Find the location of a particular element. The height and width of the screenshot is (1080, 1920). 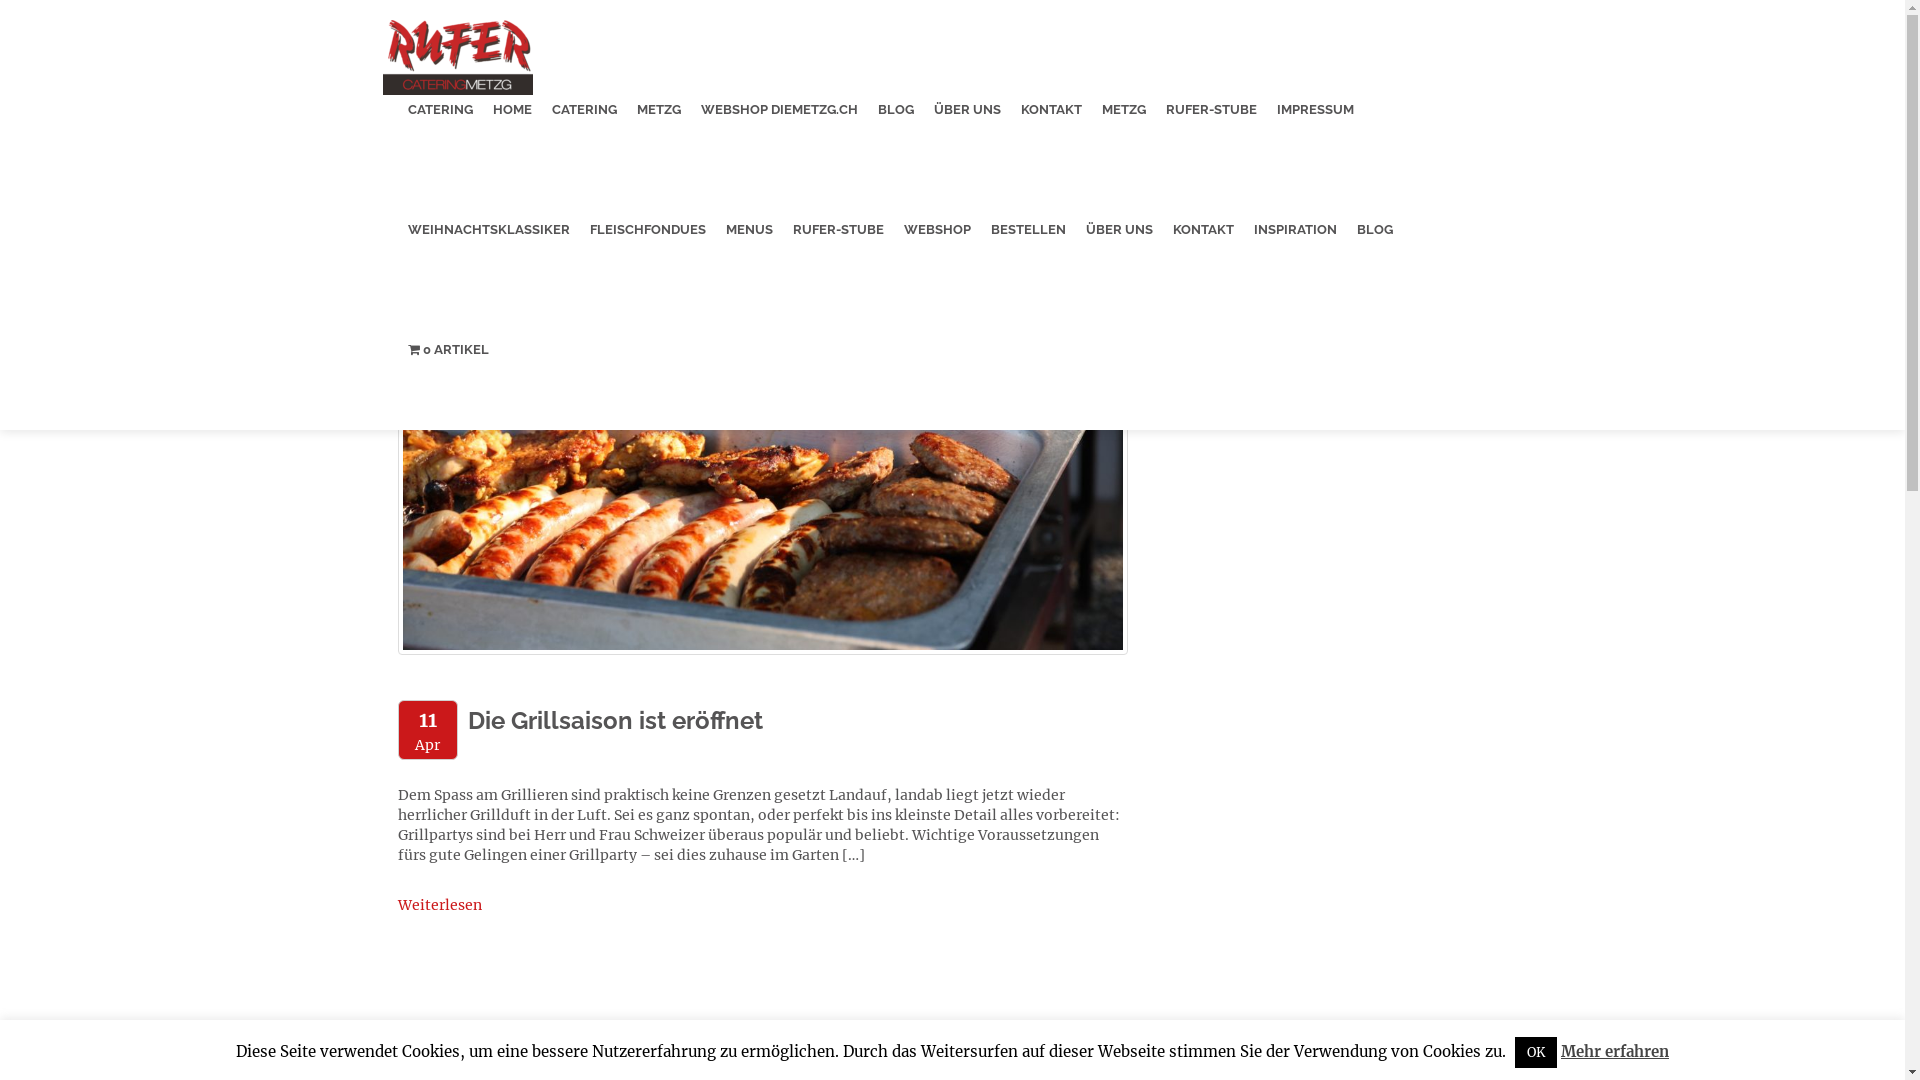

'RUFER-STUBE' is located at coordinates (837, 229).